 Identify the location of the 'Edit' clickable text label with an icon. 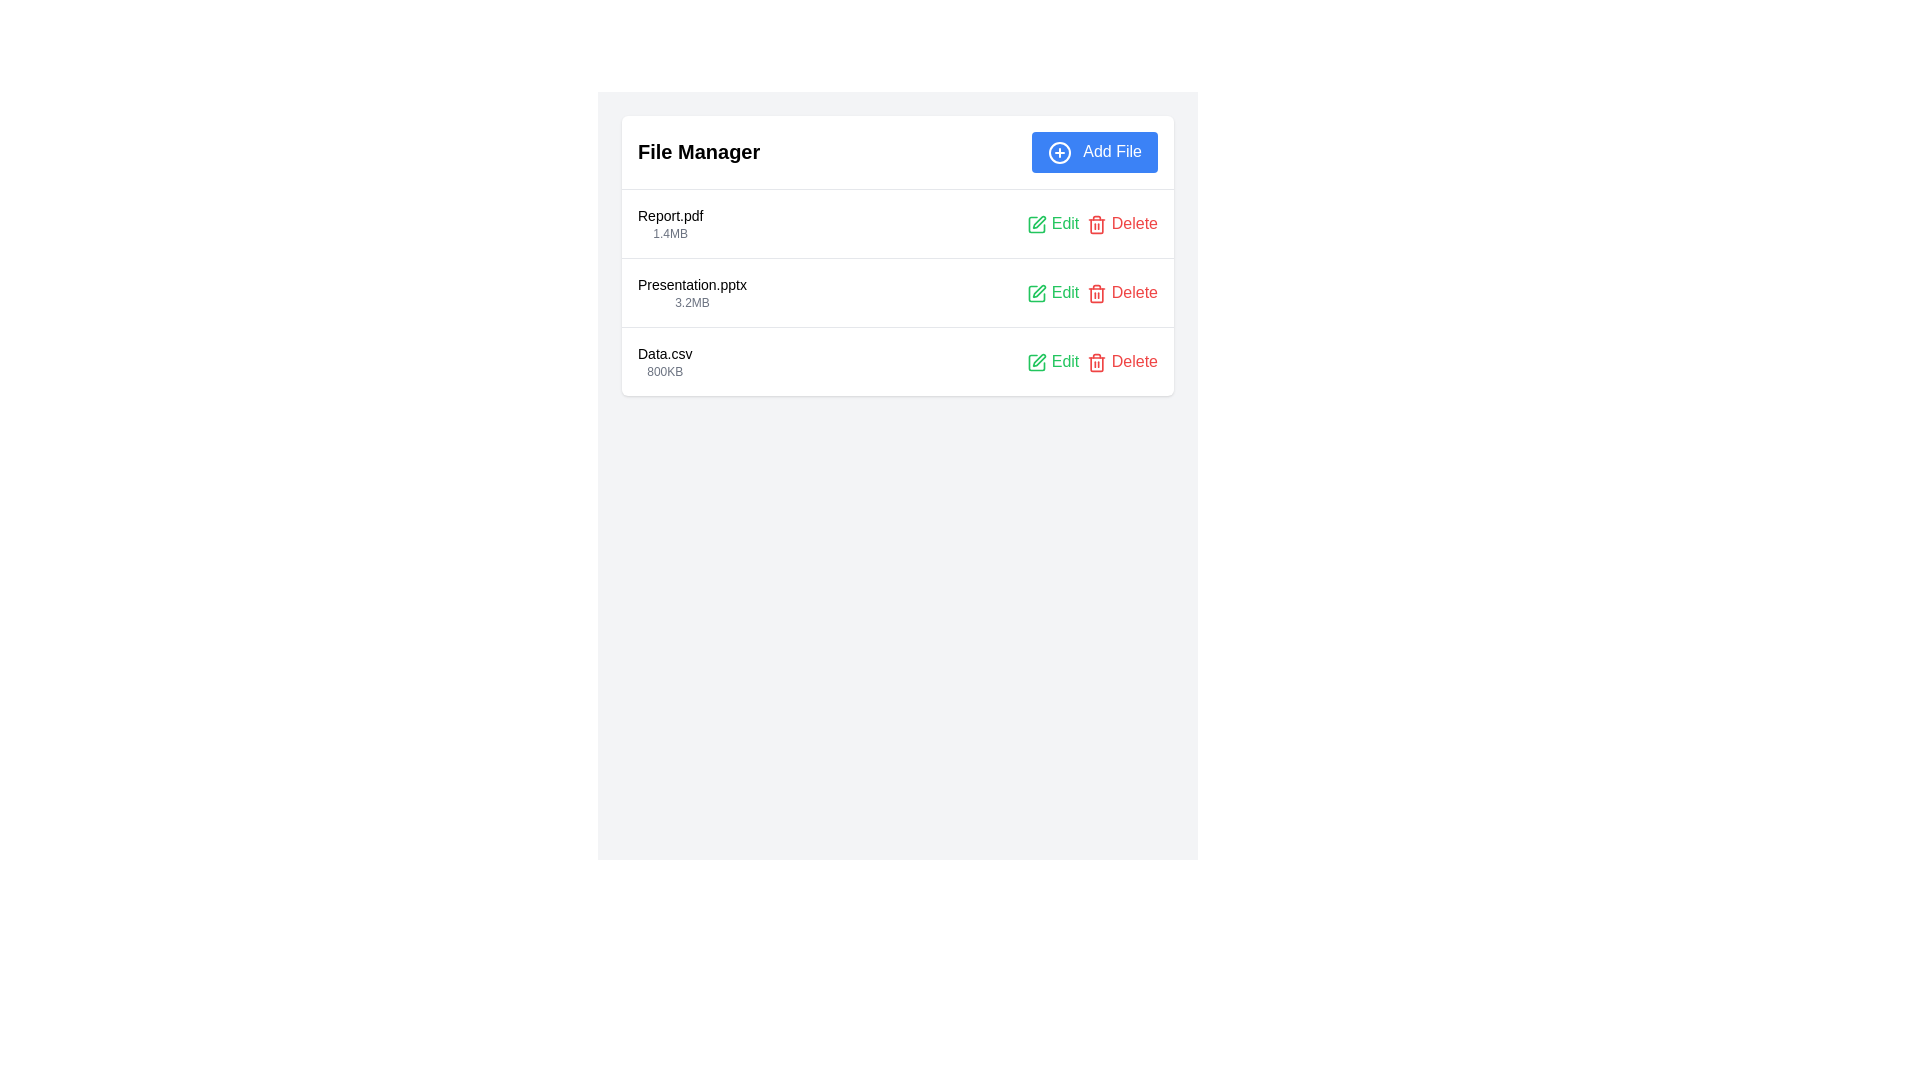
(1052, 292).